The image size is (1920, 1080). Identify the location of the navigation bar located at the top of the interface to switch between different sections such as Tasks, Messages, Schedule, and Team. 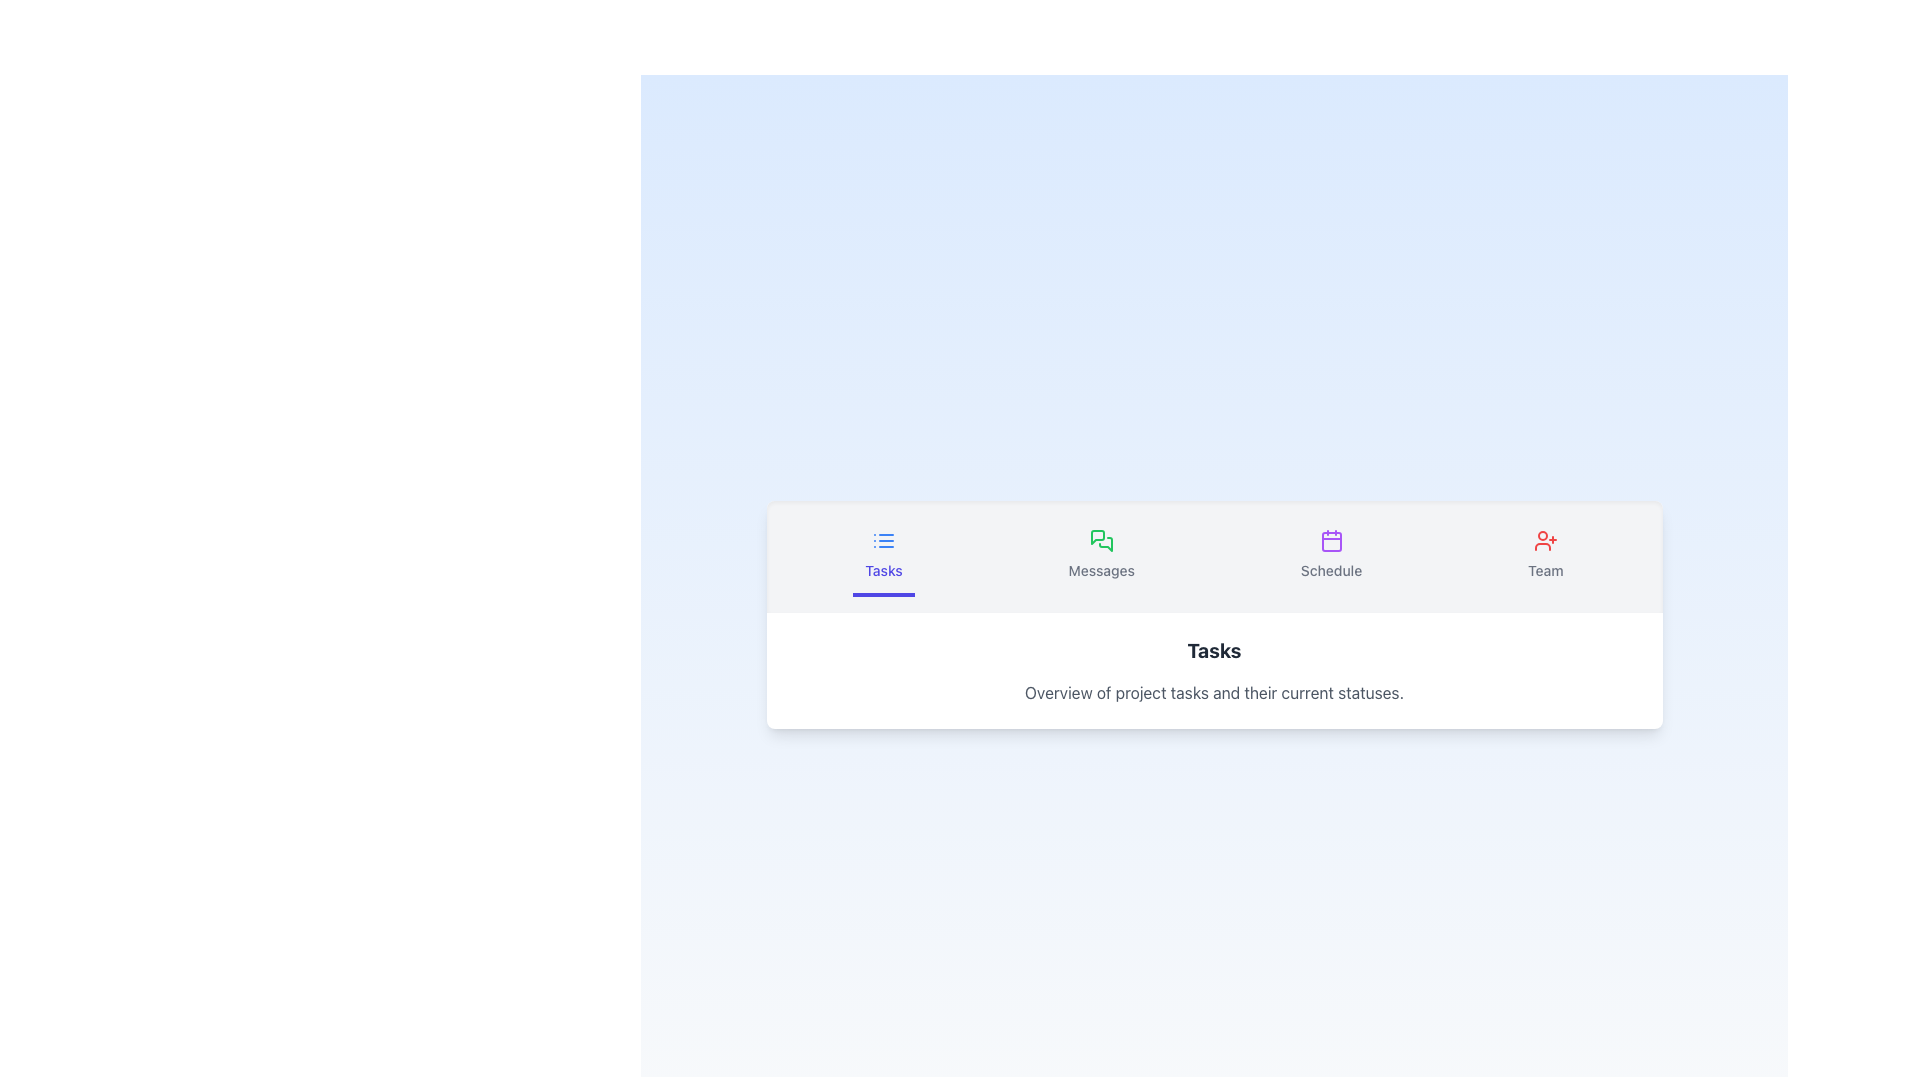
(1213, 556).